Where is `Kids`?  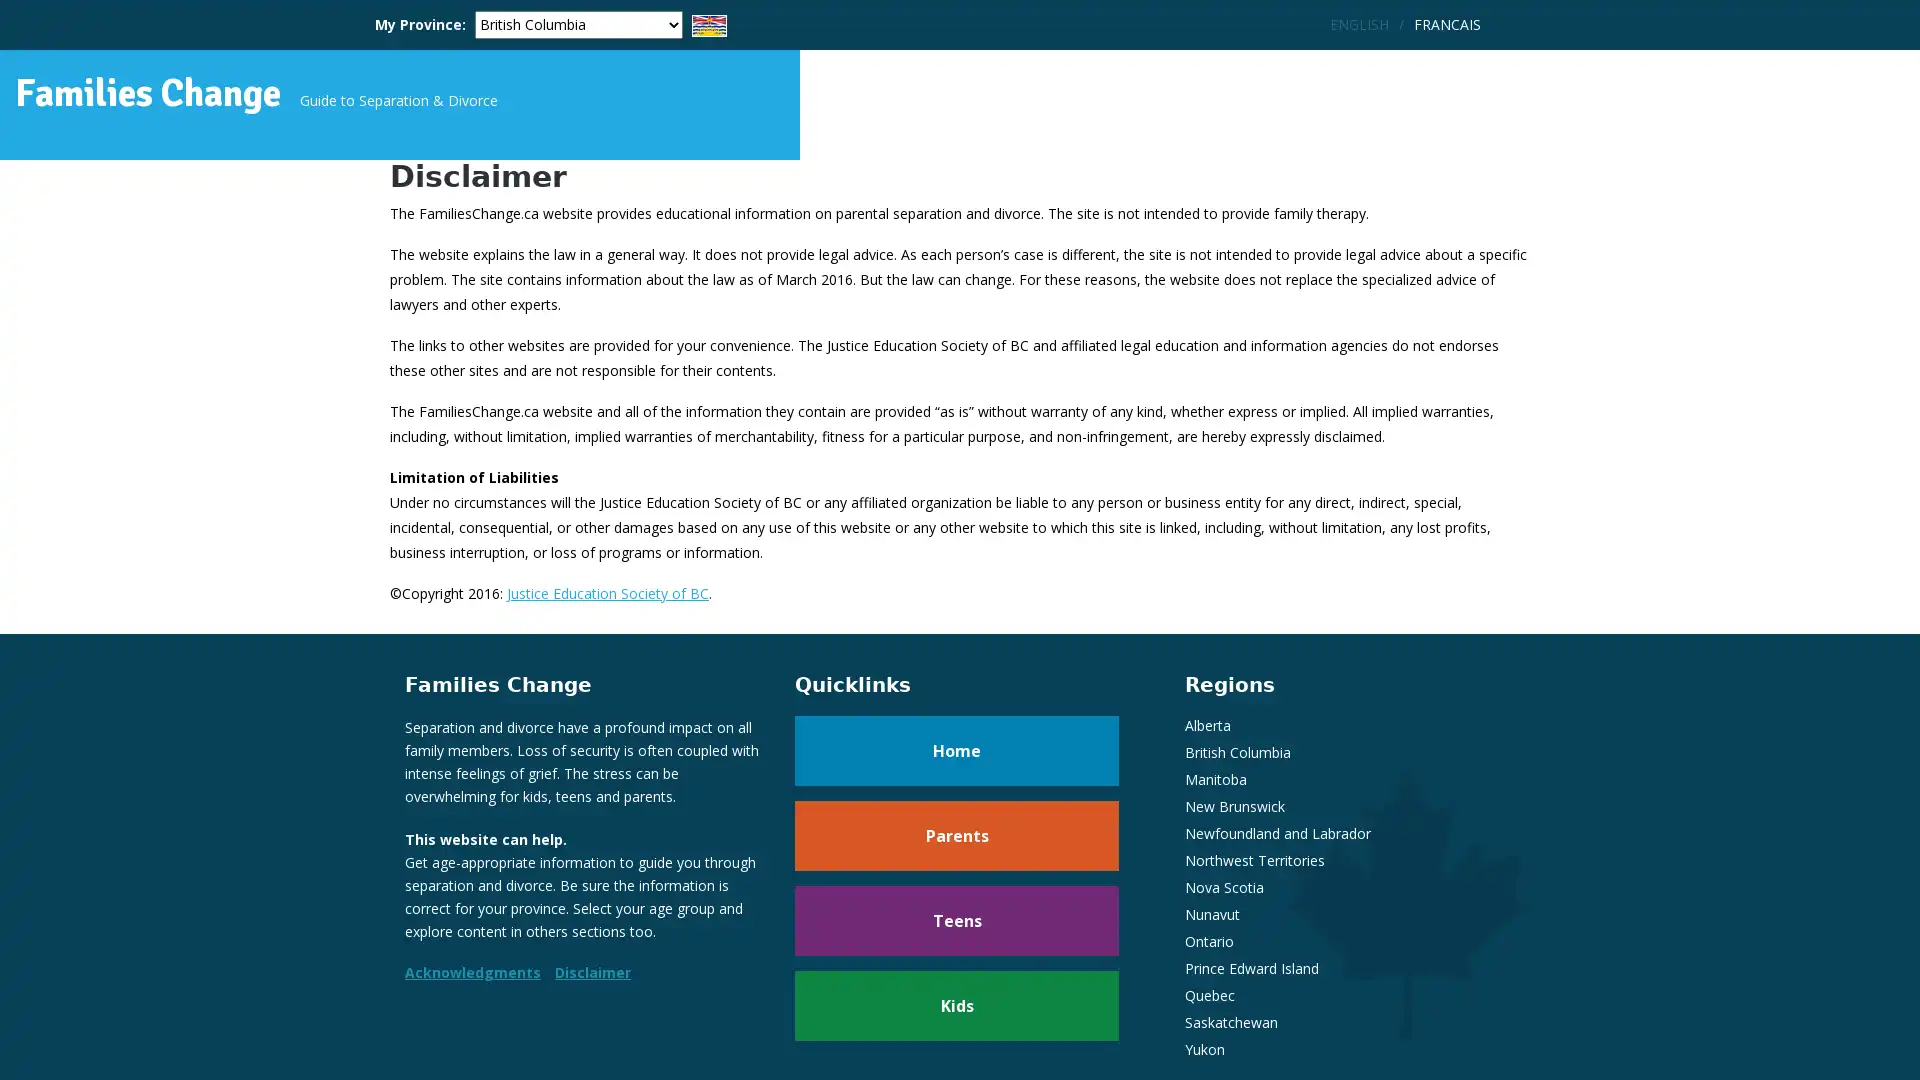 Kids is located at coordinates (955, 1026).